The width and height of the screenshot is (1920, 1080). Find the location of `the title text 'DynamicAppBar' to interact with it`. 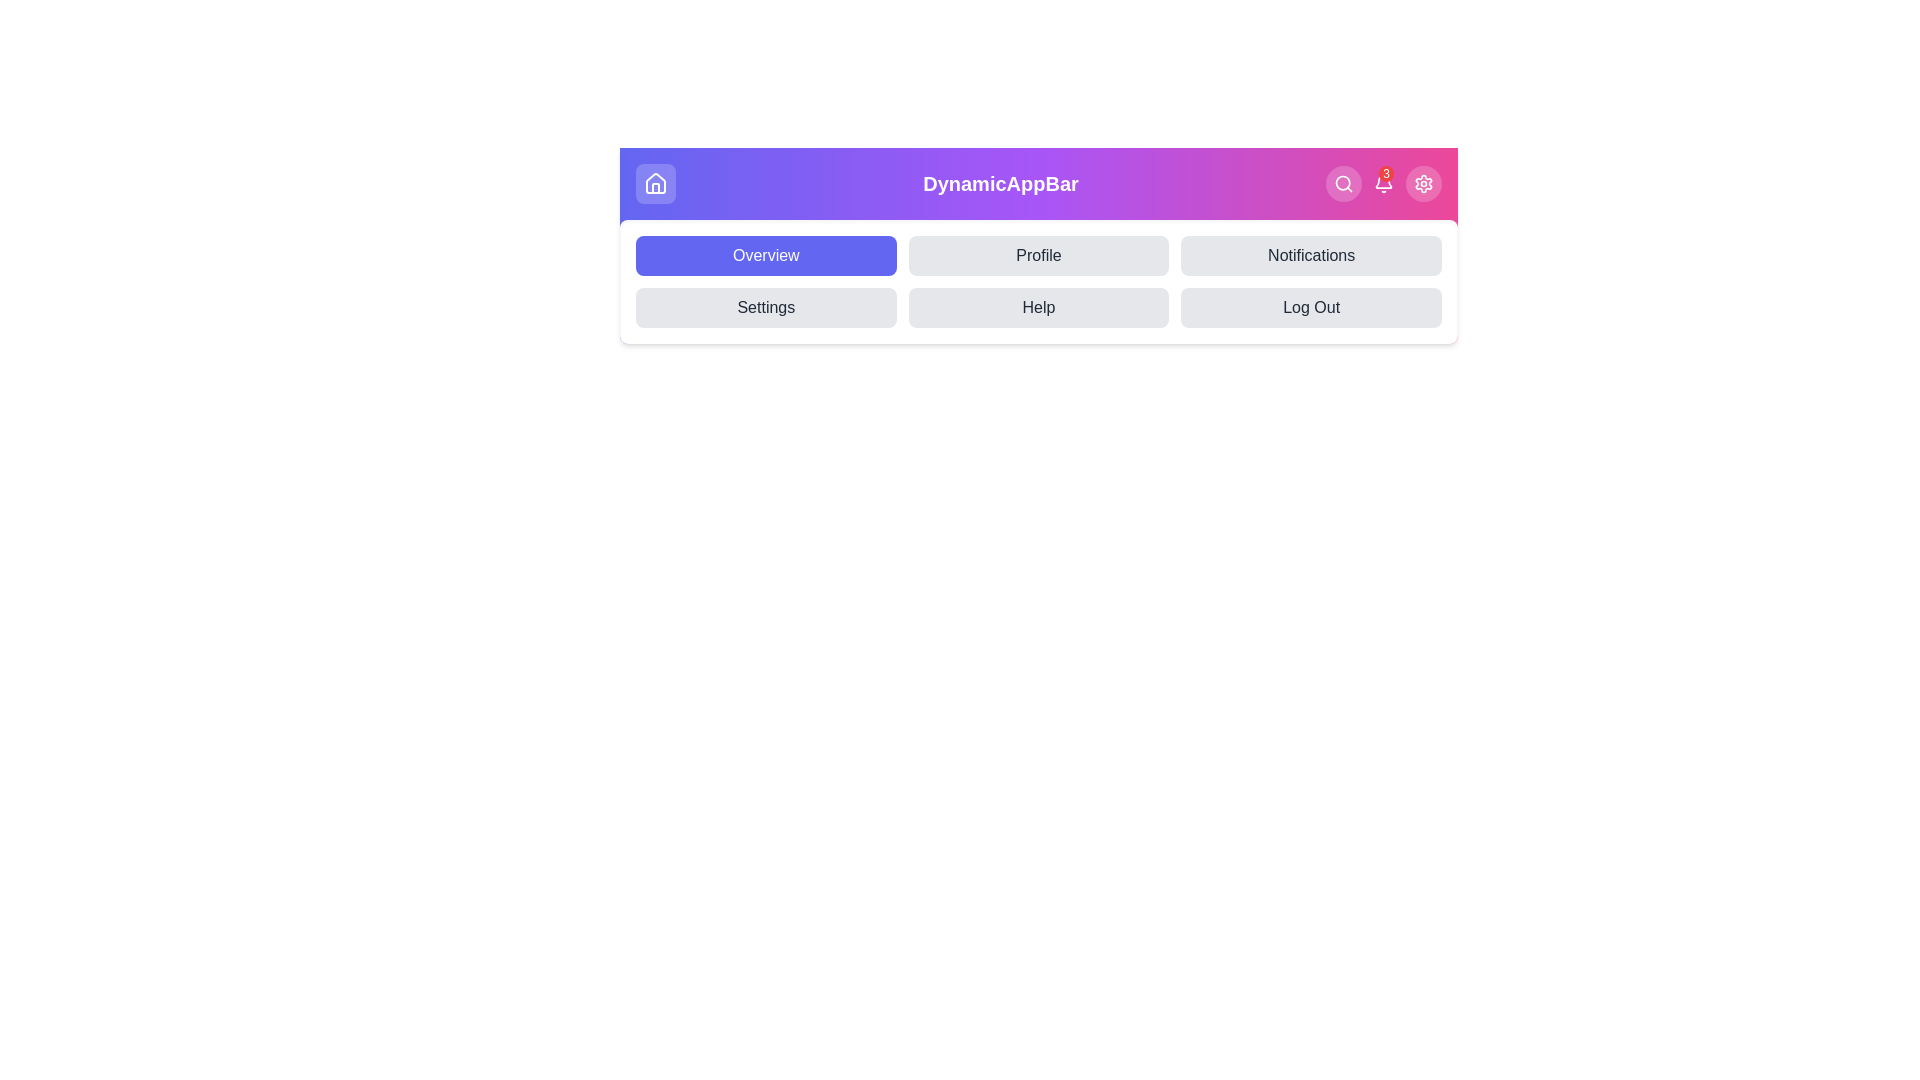

the title text 'DynamicAppBar' to interact with it is located at coordinates (1000, 184).